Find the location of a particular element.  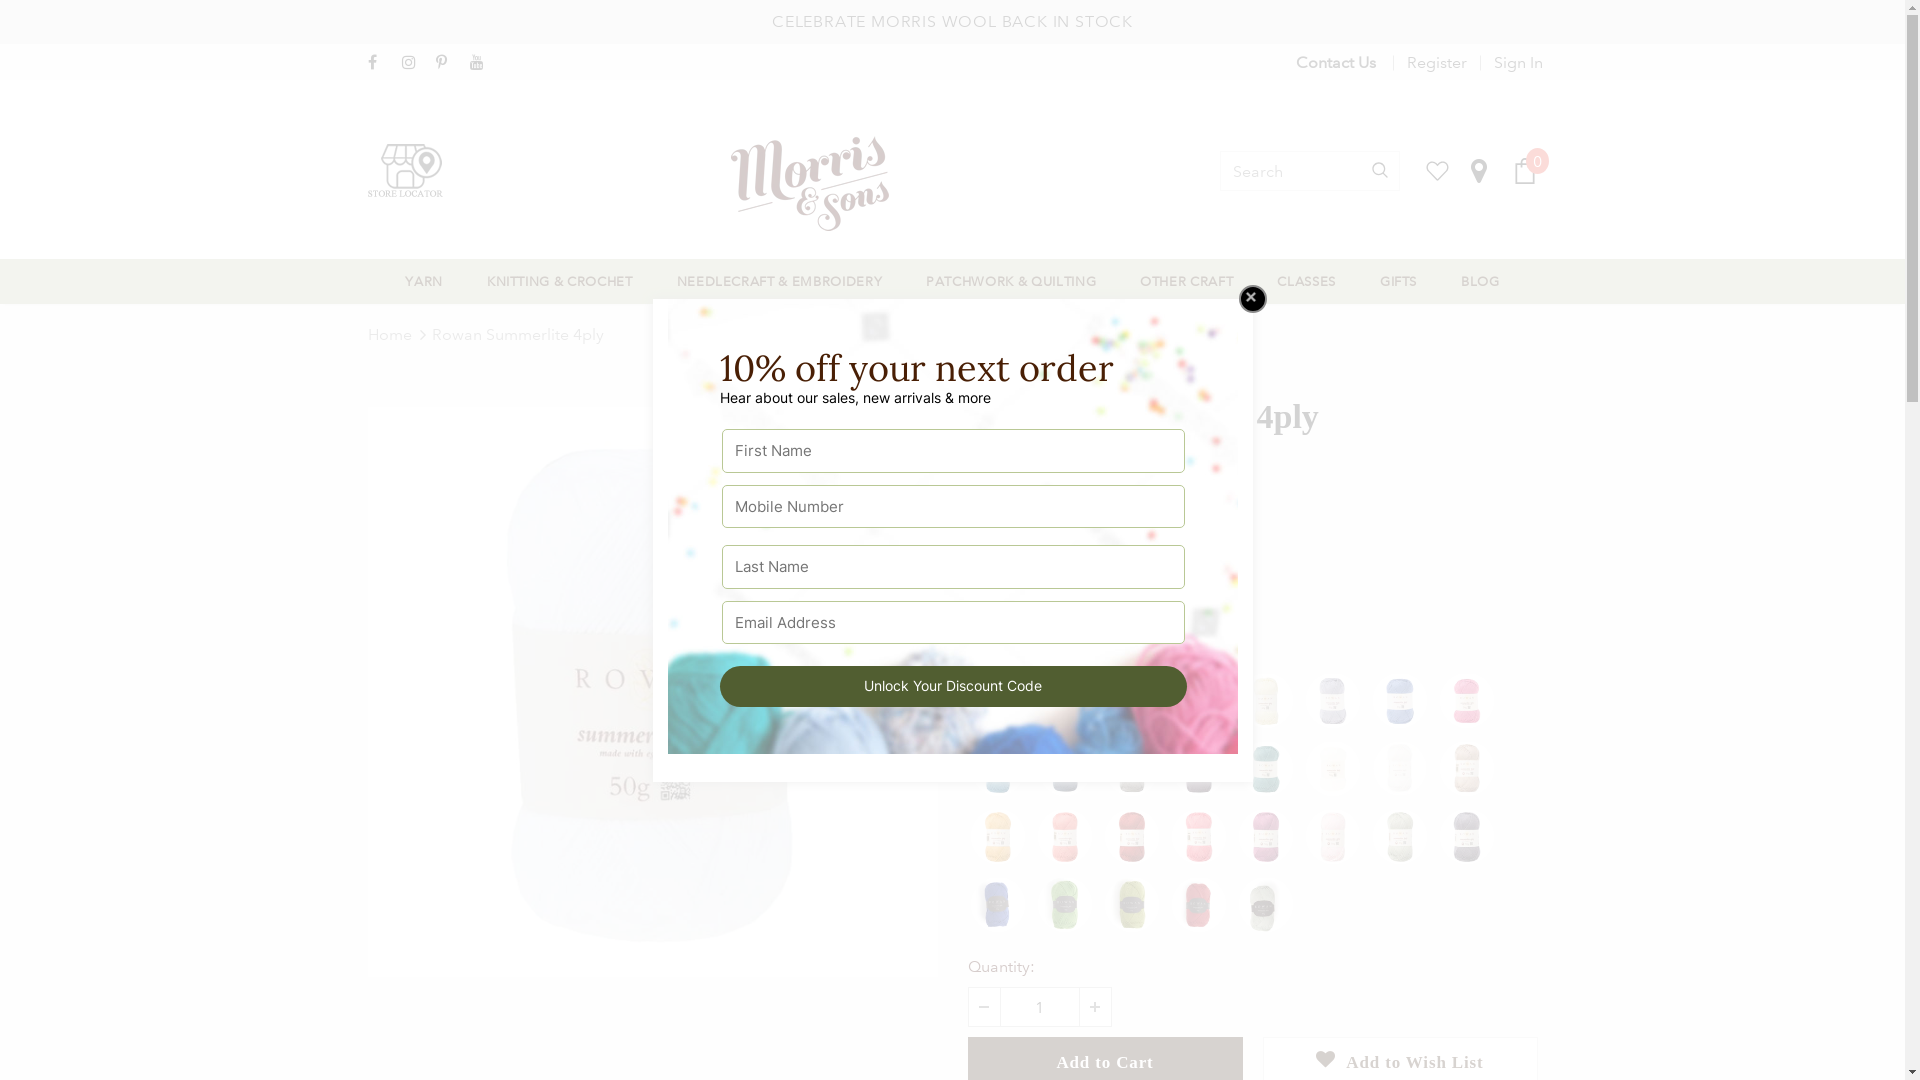

'Pinterest' is located at coordinates (447, 62).